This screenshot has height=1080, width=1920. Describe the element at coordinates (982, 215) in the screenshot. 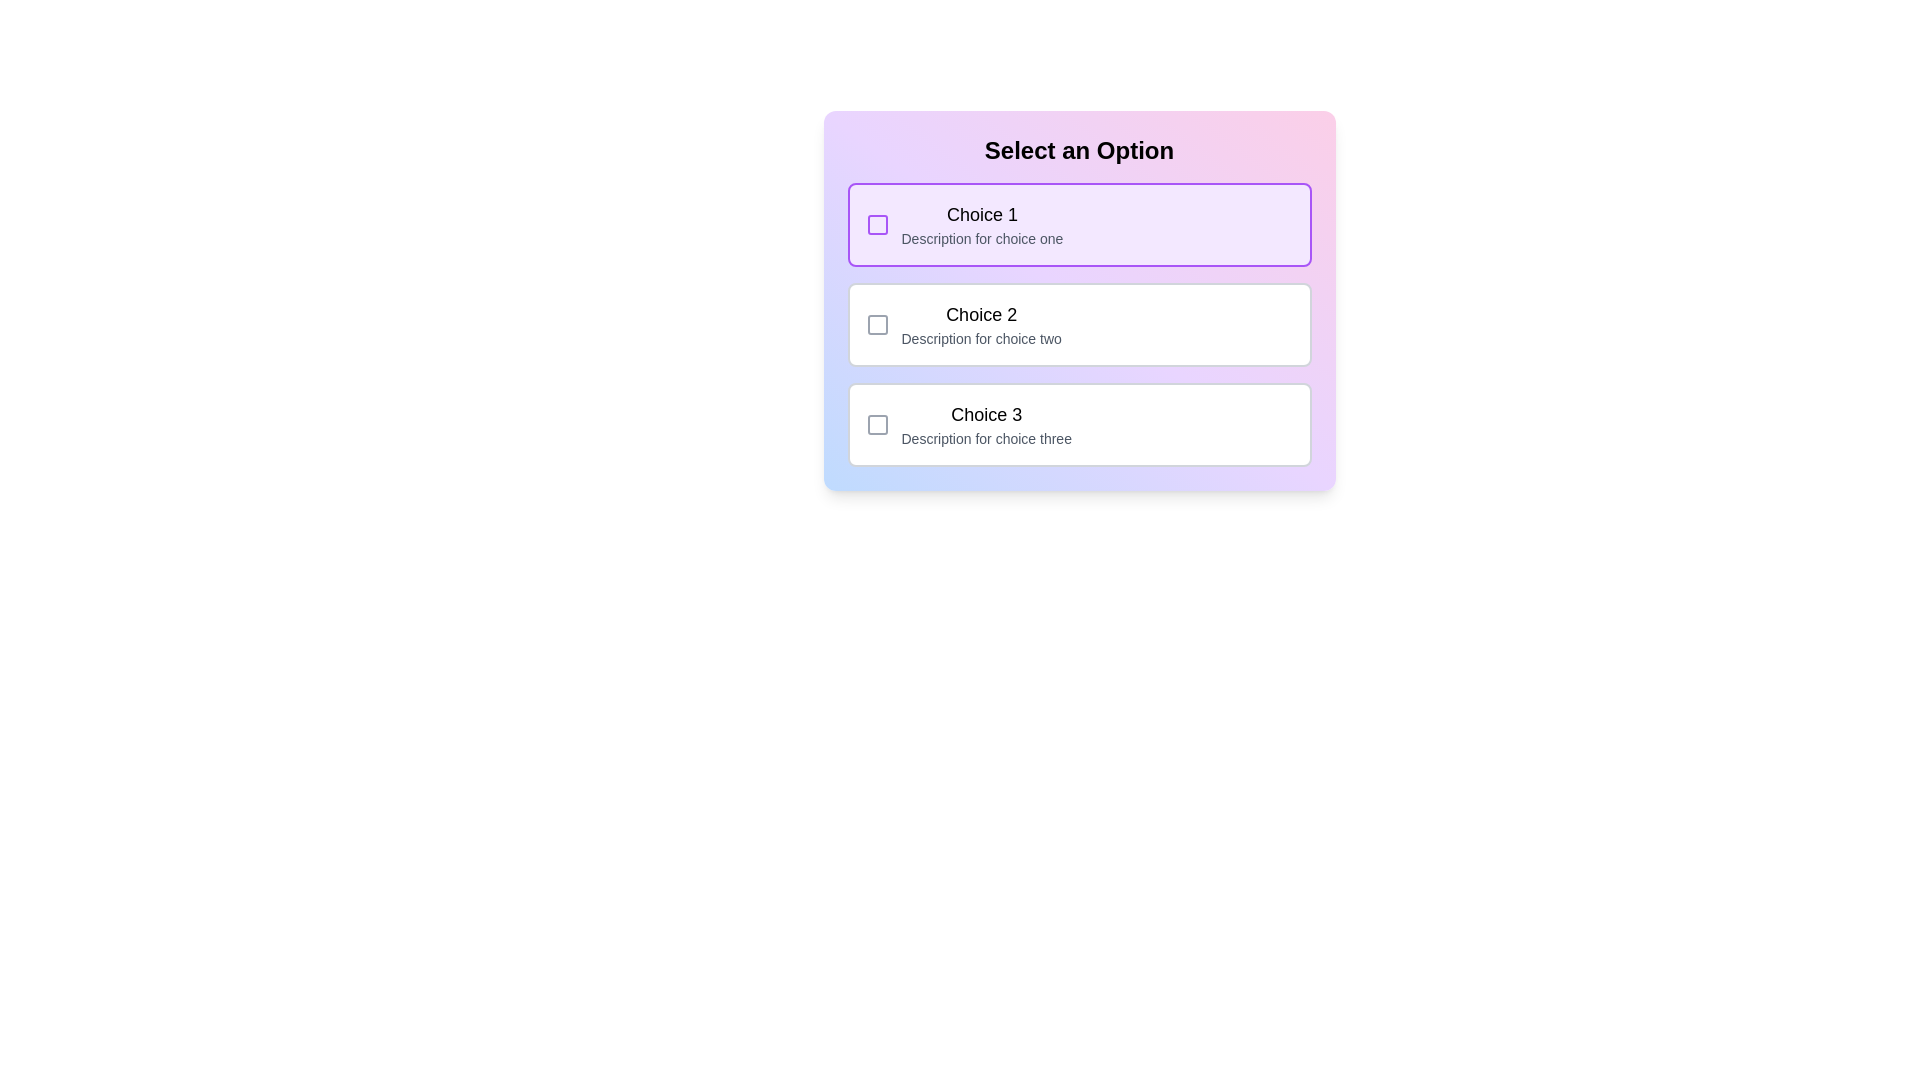

I see `the text label displaying 'Choice 1' which is positioned at the top left of the selection box with a light purple background` at that location.